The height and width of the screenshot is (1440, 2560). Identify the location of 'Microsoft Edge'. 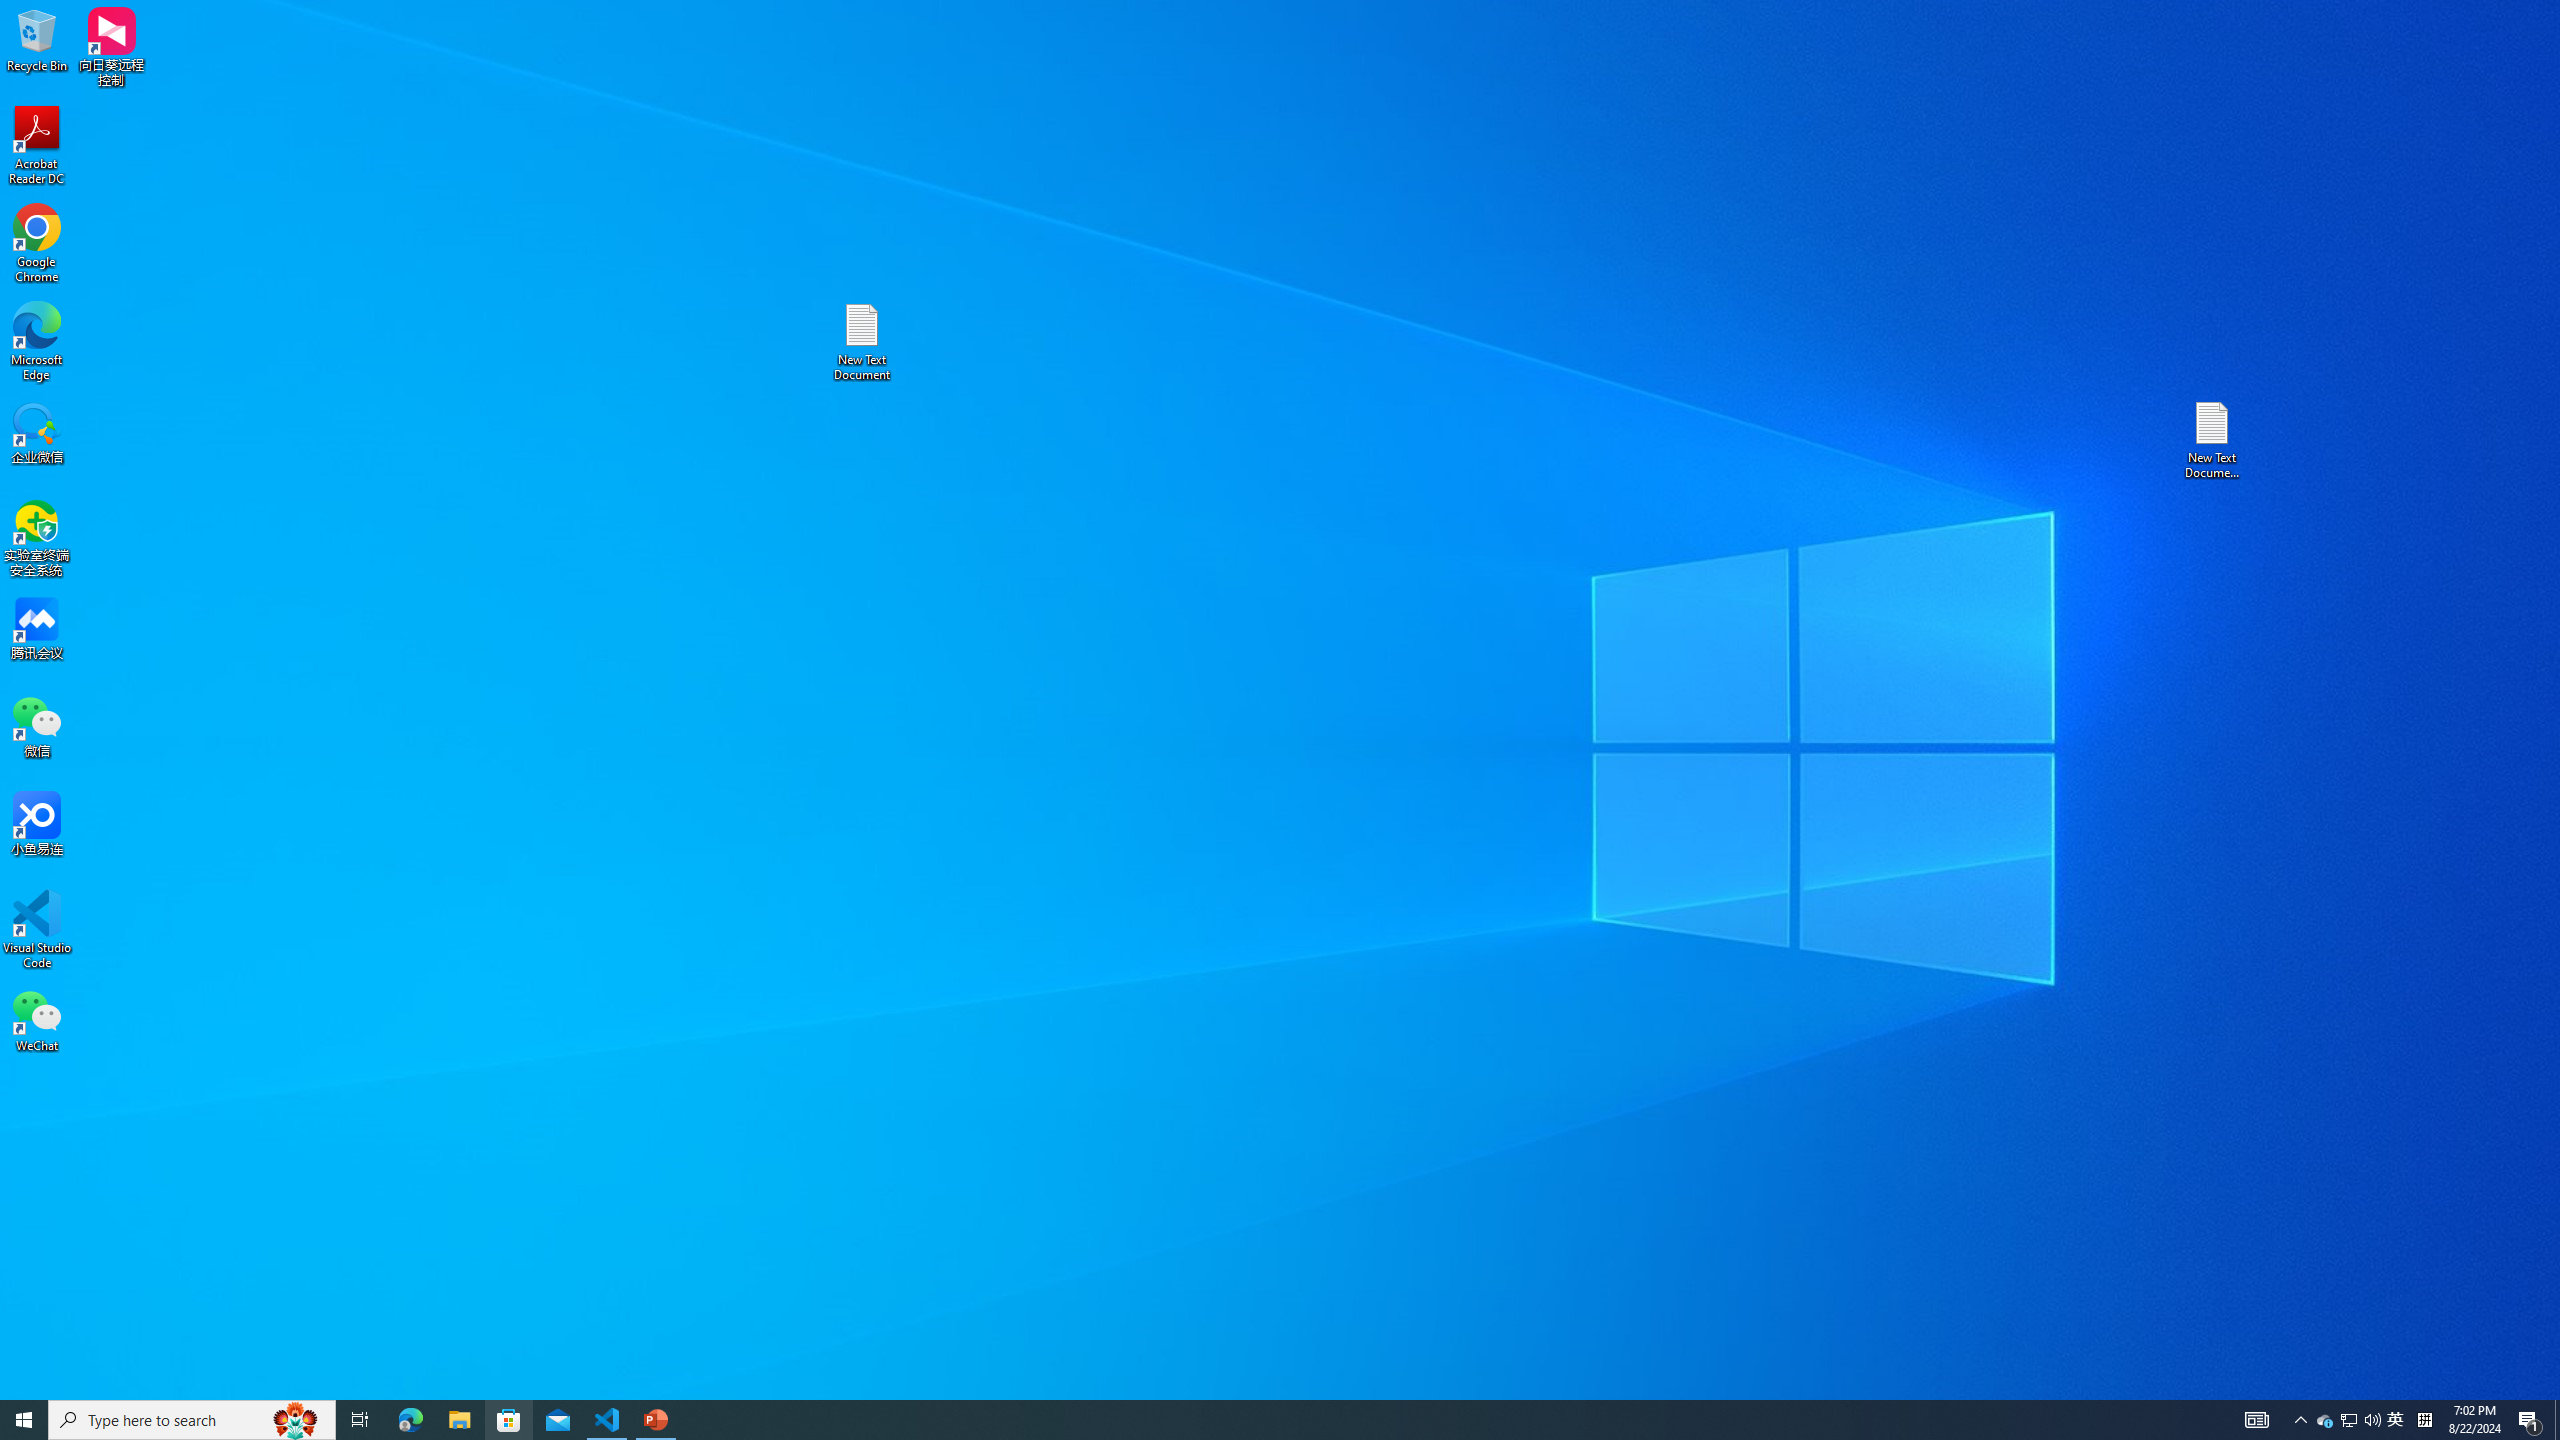
(36, 341).